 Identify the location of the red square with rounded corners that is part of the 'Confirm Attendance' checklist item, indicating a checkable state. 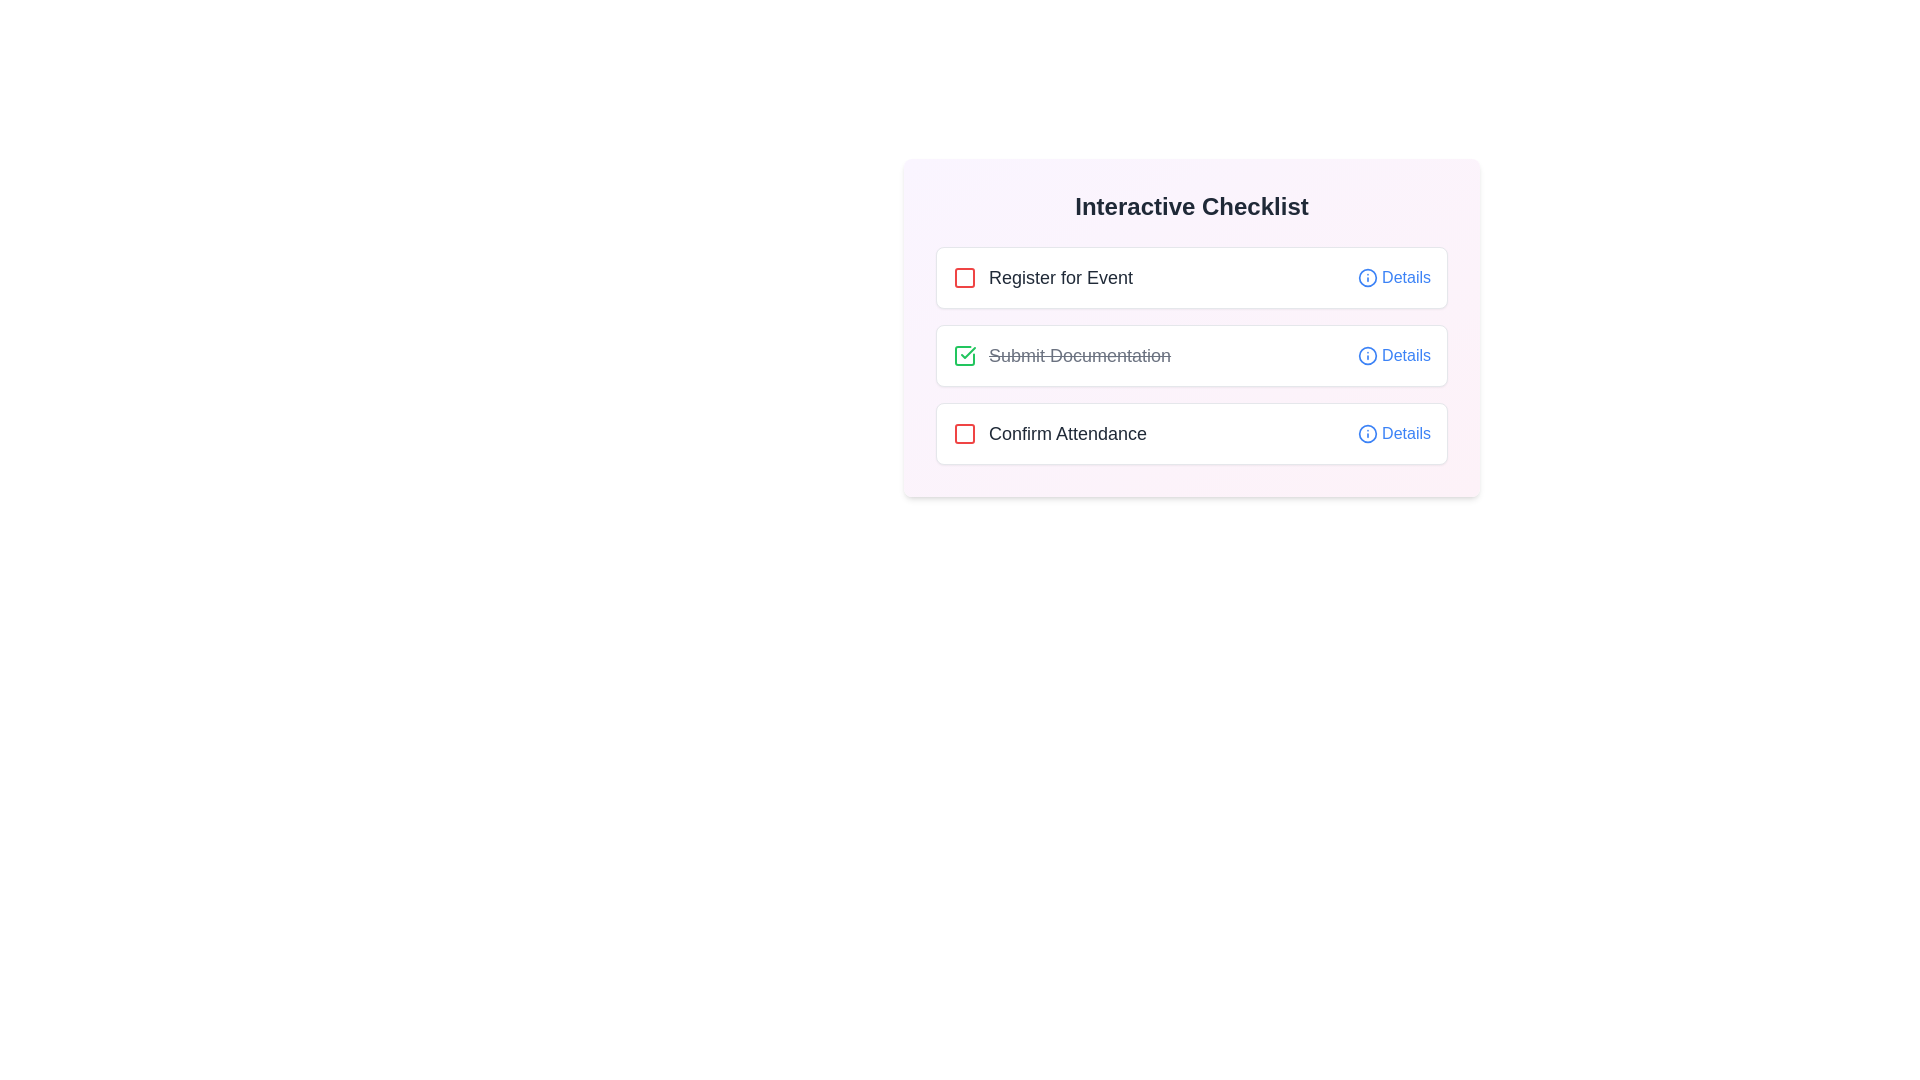
(964, 433).